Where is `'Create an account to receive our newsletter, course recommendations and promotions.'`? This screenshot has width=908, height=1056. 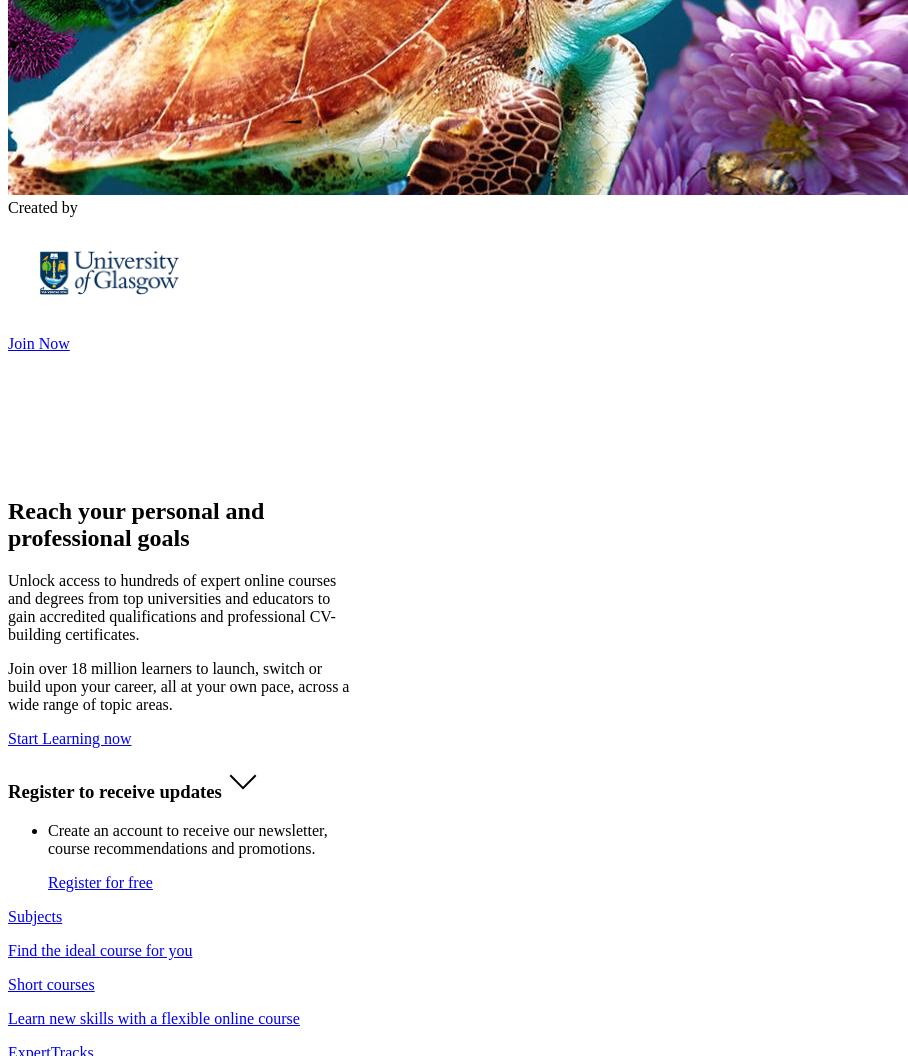 'Create an account to receive our newsletter, course recommendations and promotions.' is located at coordinates (186, 839).